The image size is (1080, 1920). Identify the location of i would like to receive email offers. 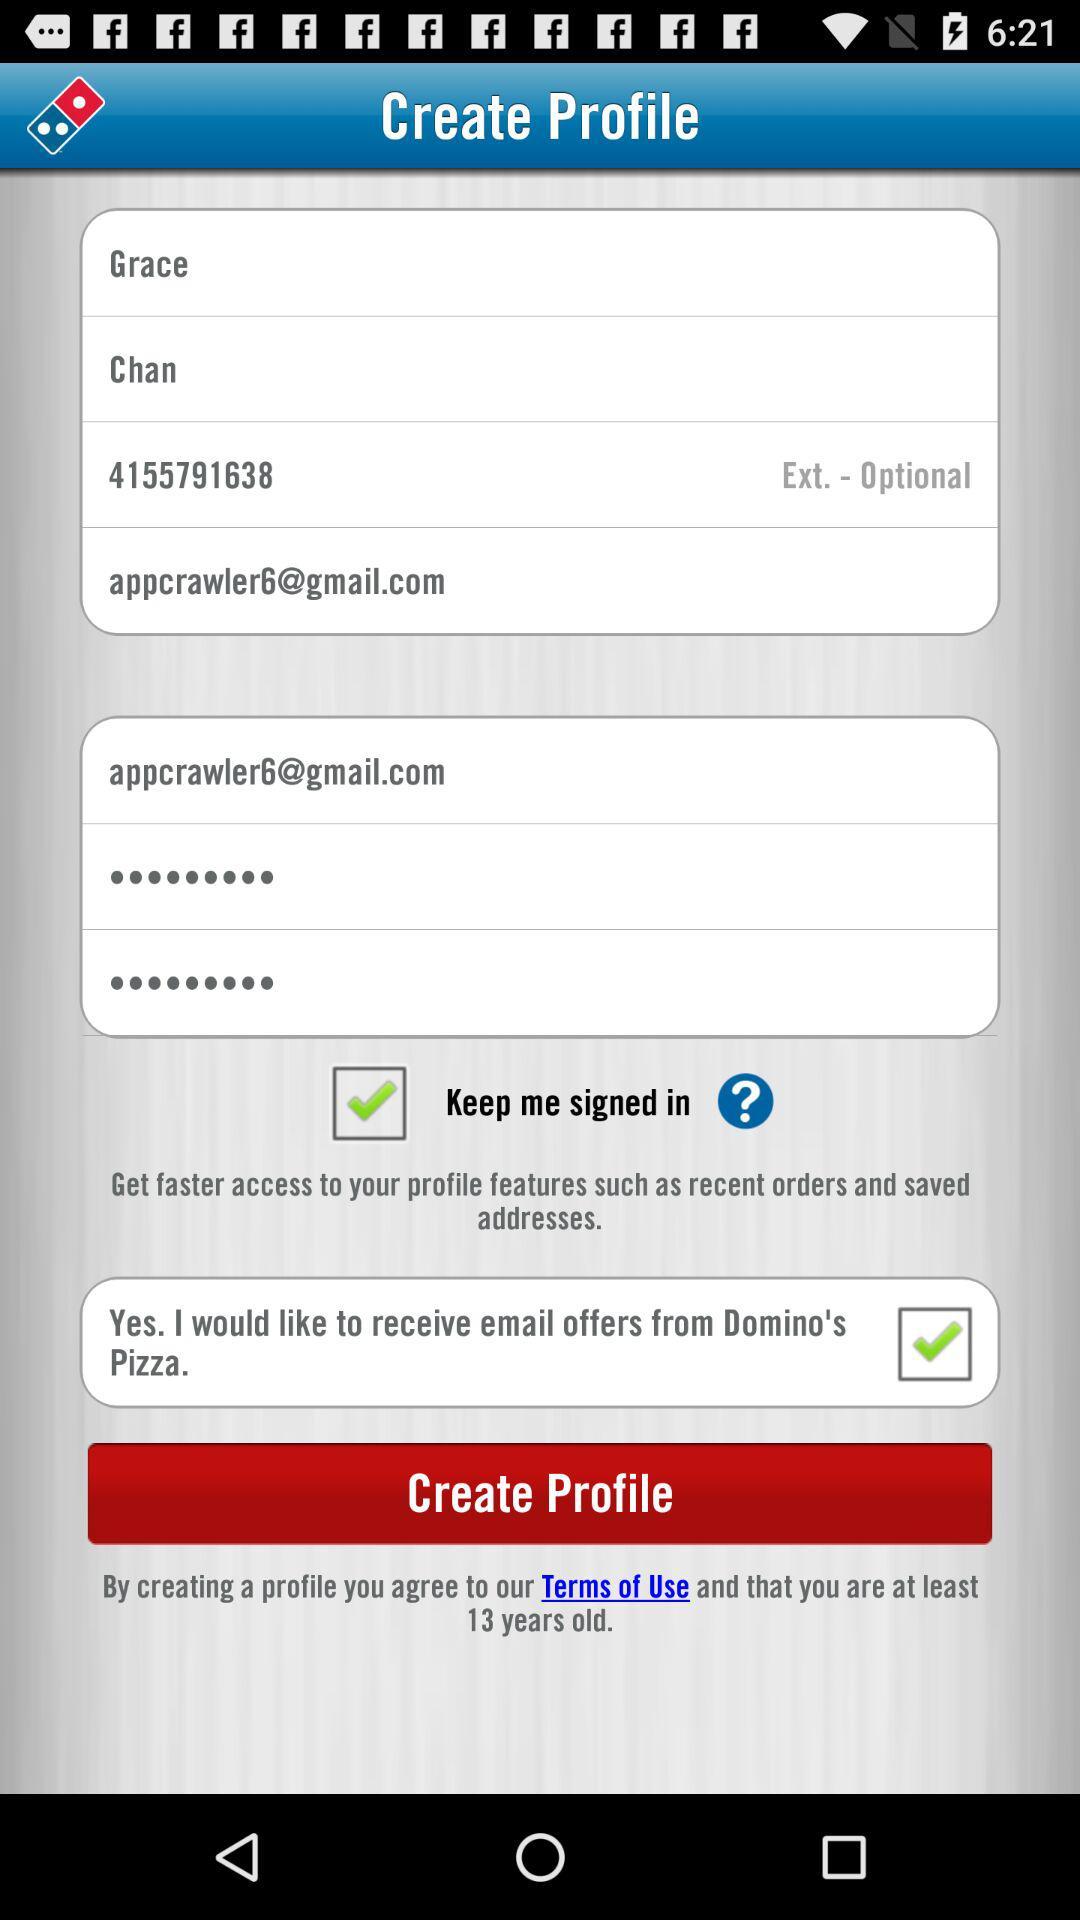
(934, 1342).